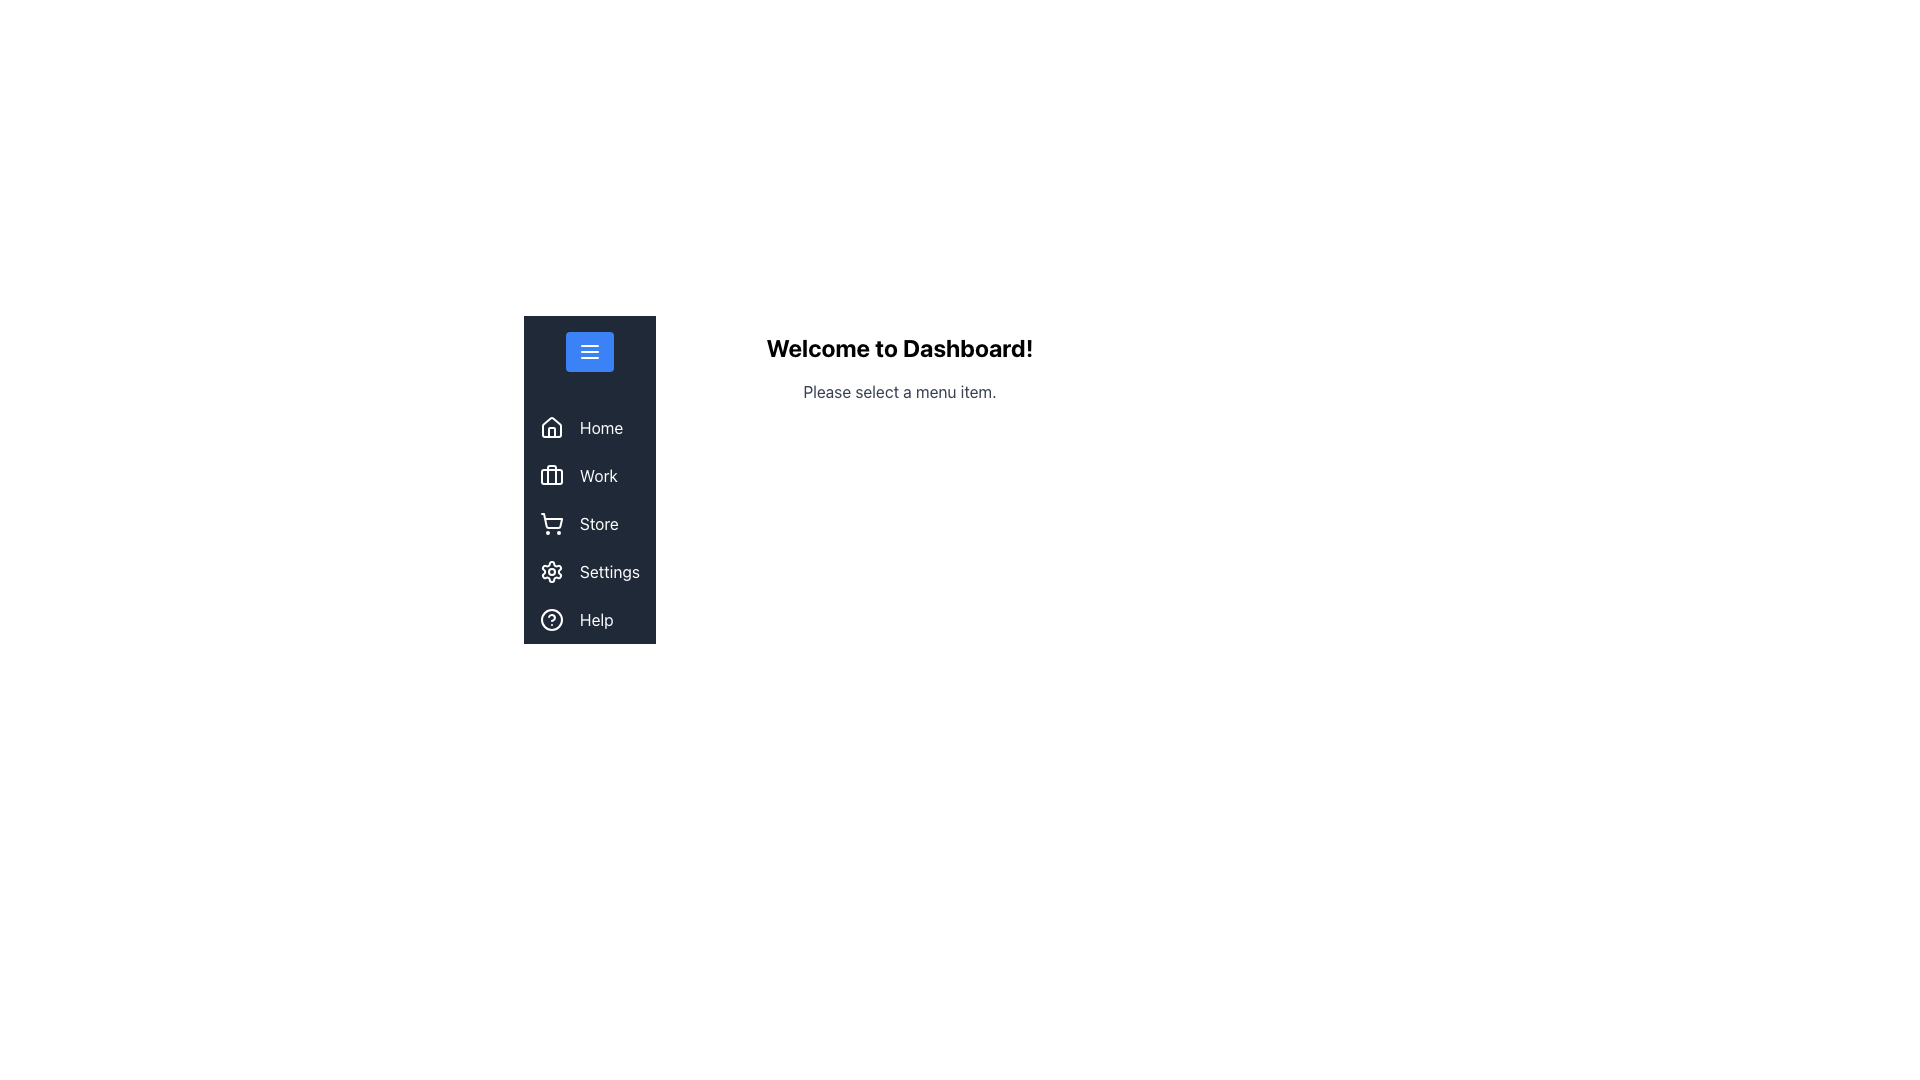 The height and width of the screenshot is (1080, 1920). What do you see at coordinates (552, 474) in the screenshot?
I see `the vertical line component inside the briefcase icon located under the 'Work' label in the left sidebar navigation menu` at bounding box center [552, 474].